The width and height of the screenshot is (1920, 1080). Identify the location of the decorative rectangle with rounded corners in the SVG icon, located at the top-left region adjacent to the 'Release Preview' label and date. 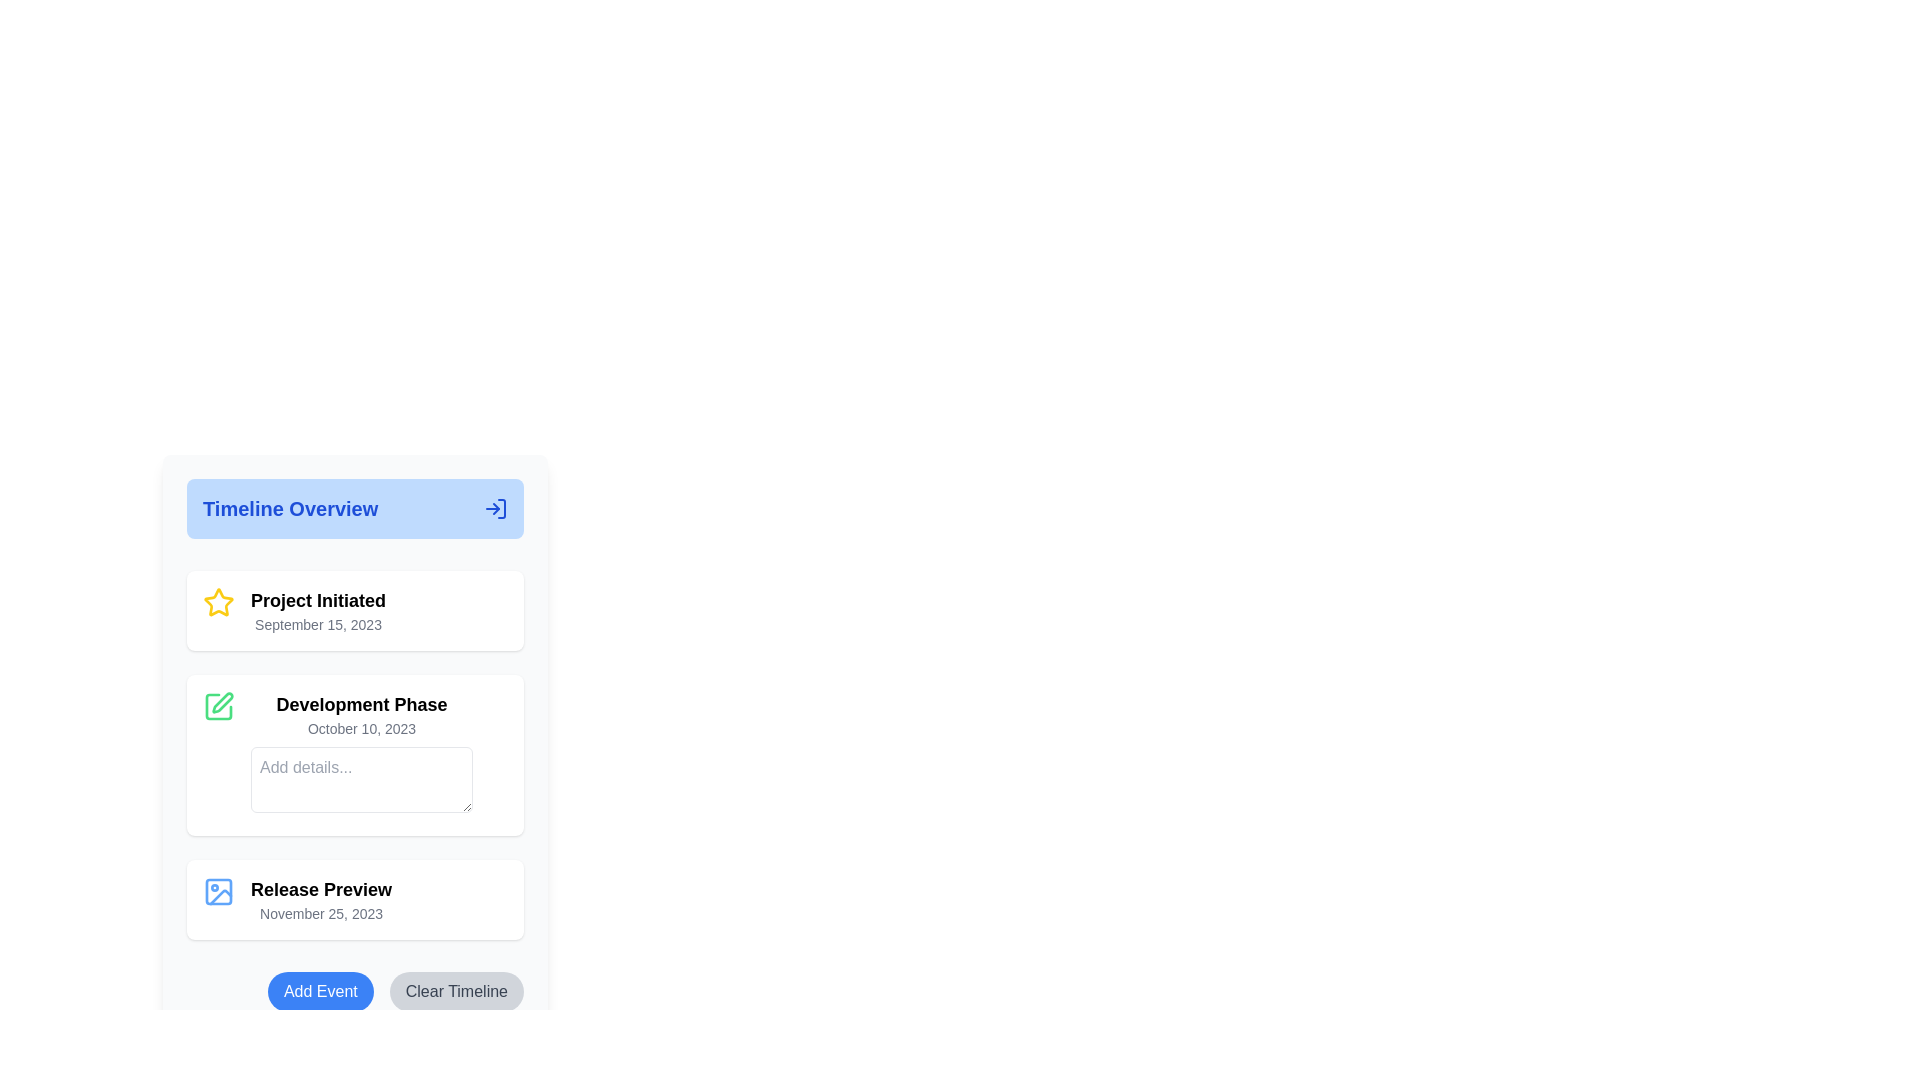
(219, 890).